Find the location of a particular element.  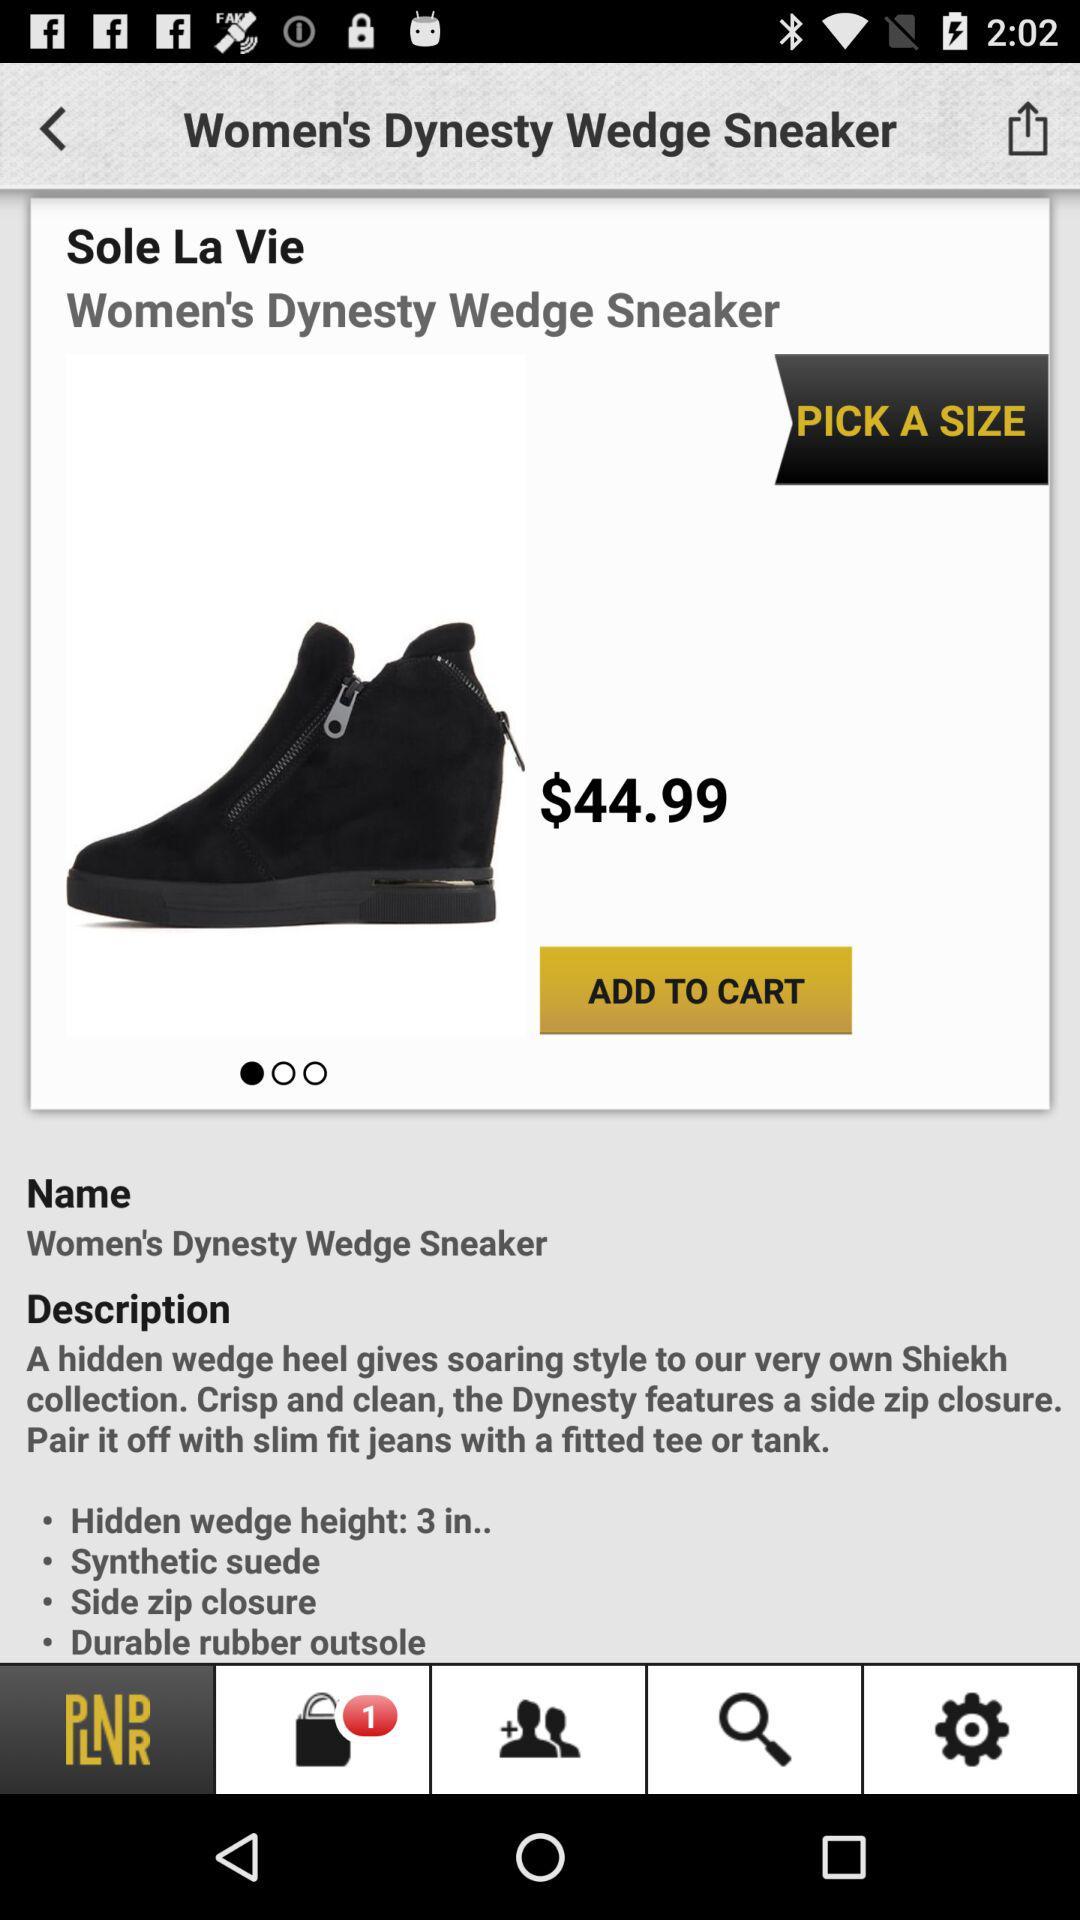

the pick a size item is located at coordinates (910, 418).